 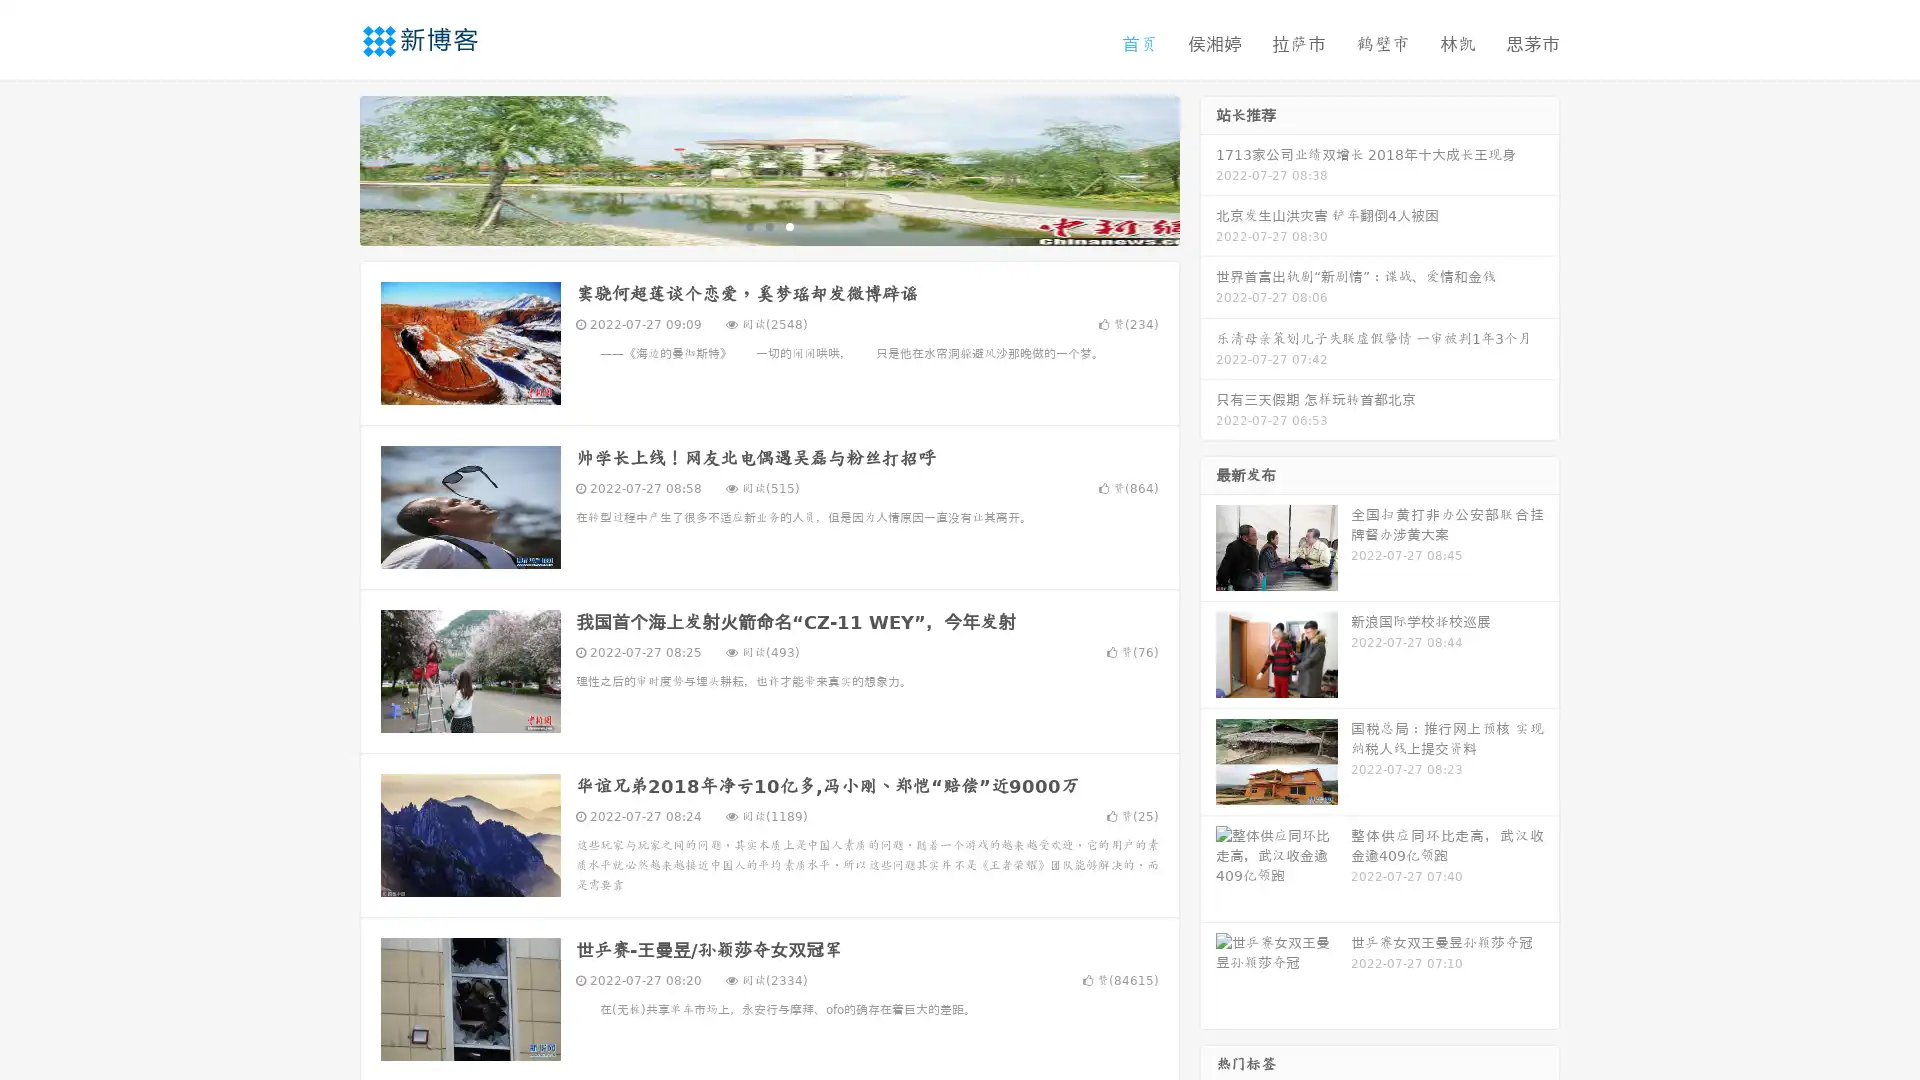 What do you see at coordinates (789, 225) in the screenshot?
I see `Go to slide 3` at bounding box center [789, 225].